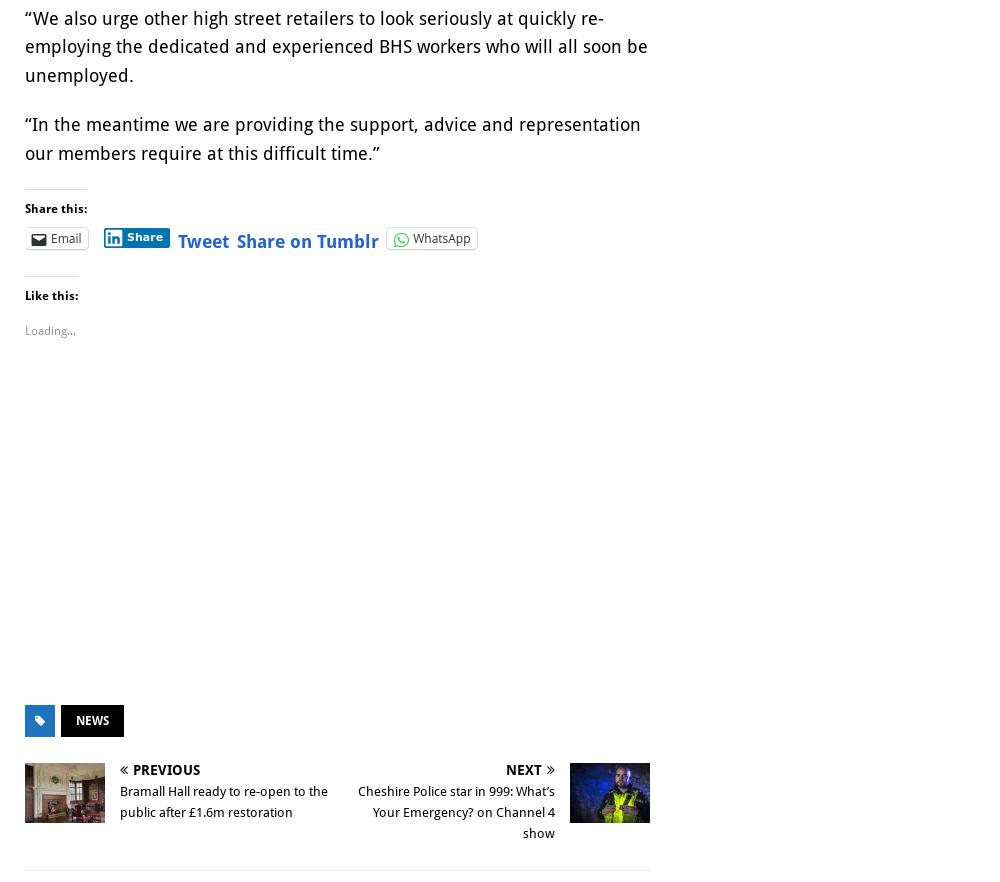 The height and width of the screenshot is (882, 1000). Describe the element at coordinates (223, 801) in the screenshot. I see `'Bramall Hall ready to re-open to the public after £1.6m restoration'` at that location.